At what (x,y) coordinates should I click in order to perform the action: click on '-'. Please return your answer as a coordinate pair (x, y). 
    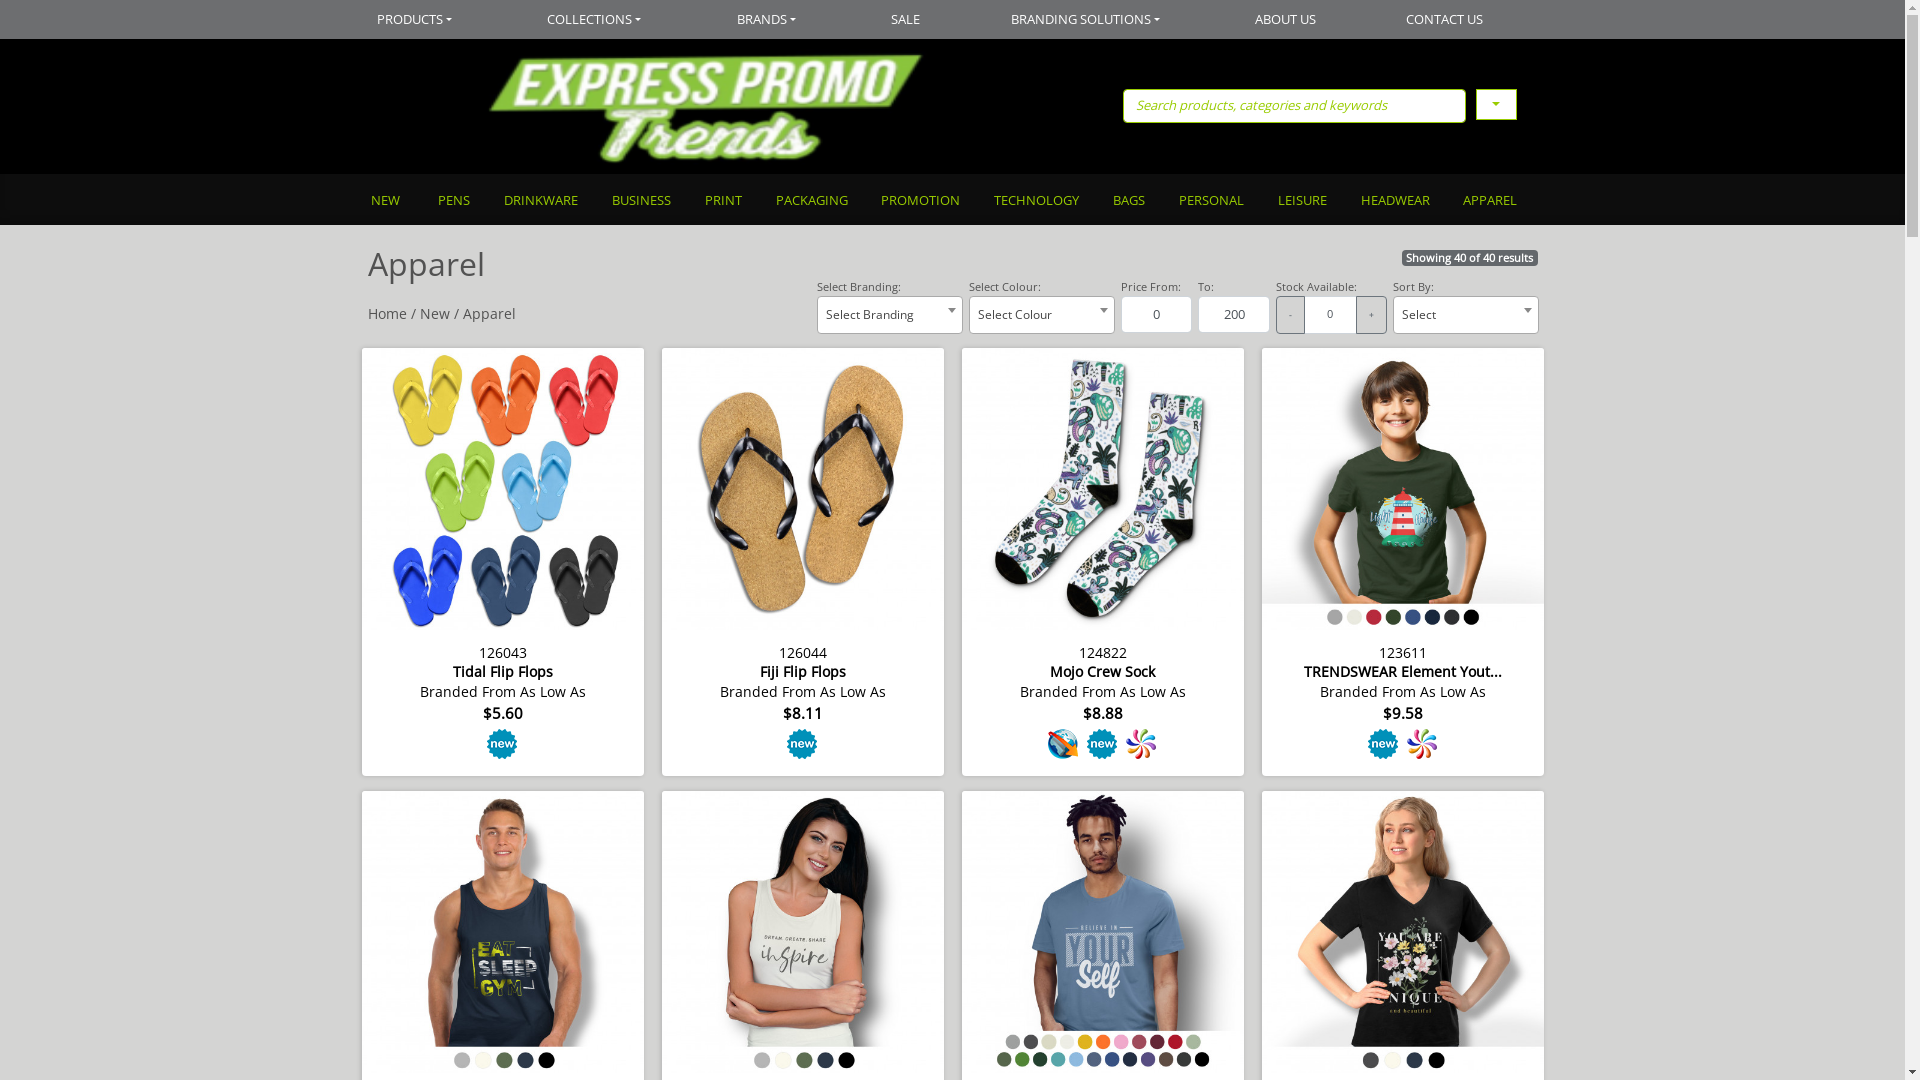
    Looking at the image, I should click on (1290, 315).